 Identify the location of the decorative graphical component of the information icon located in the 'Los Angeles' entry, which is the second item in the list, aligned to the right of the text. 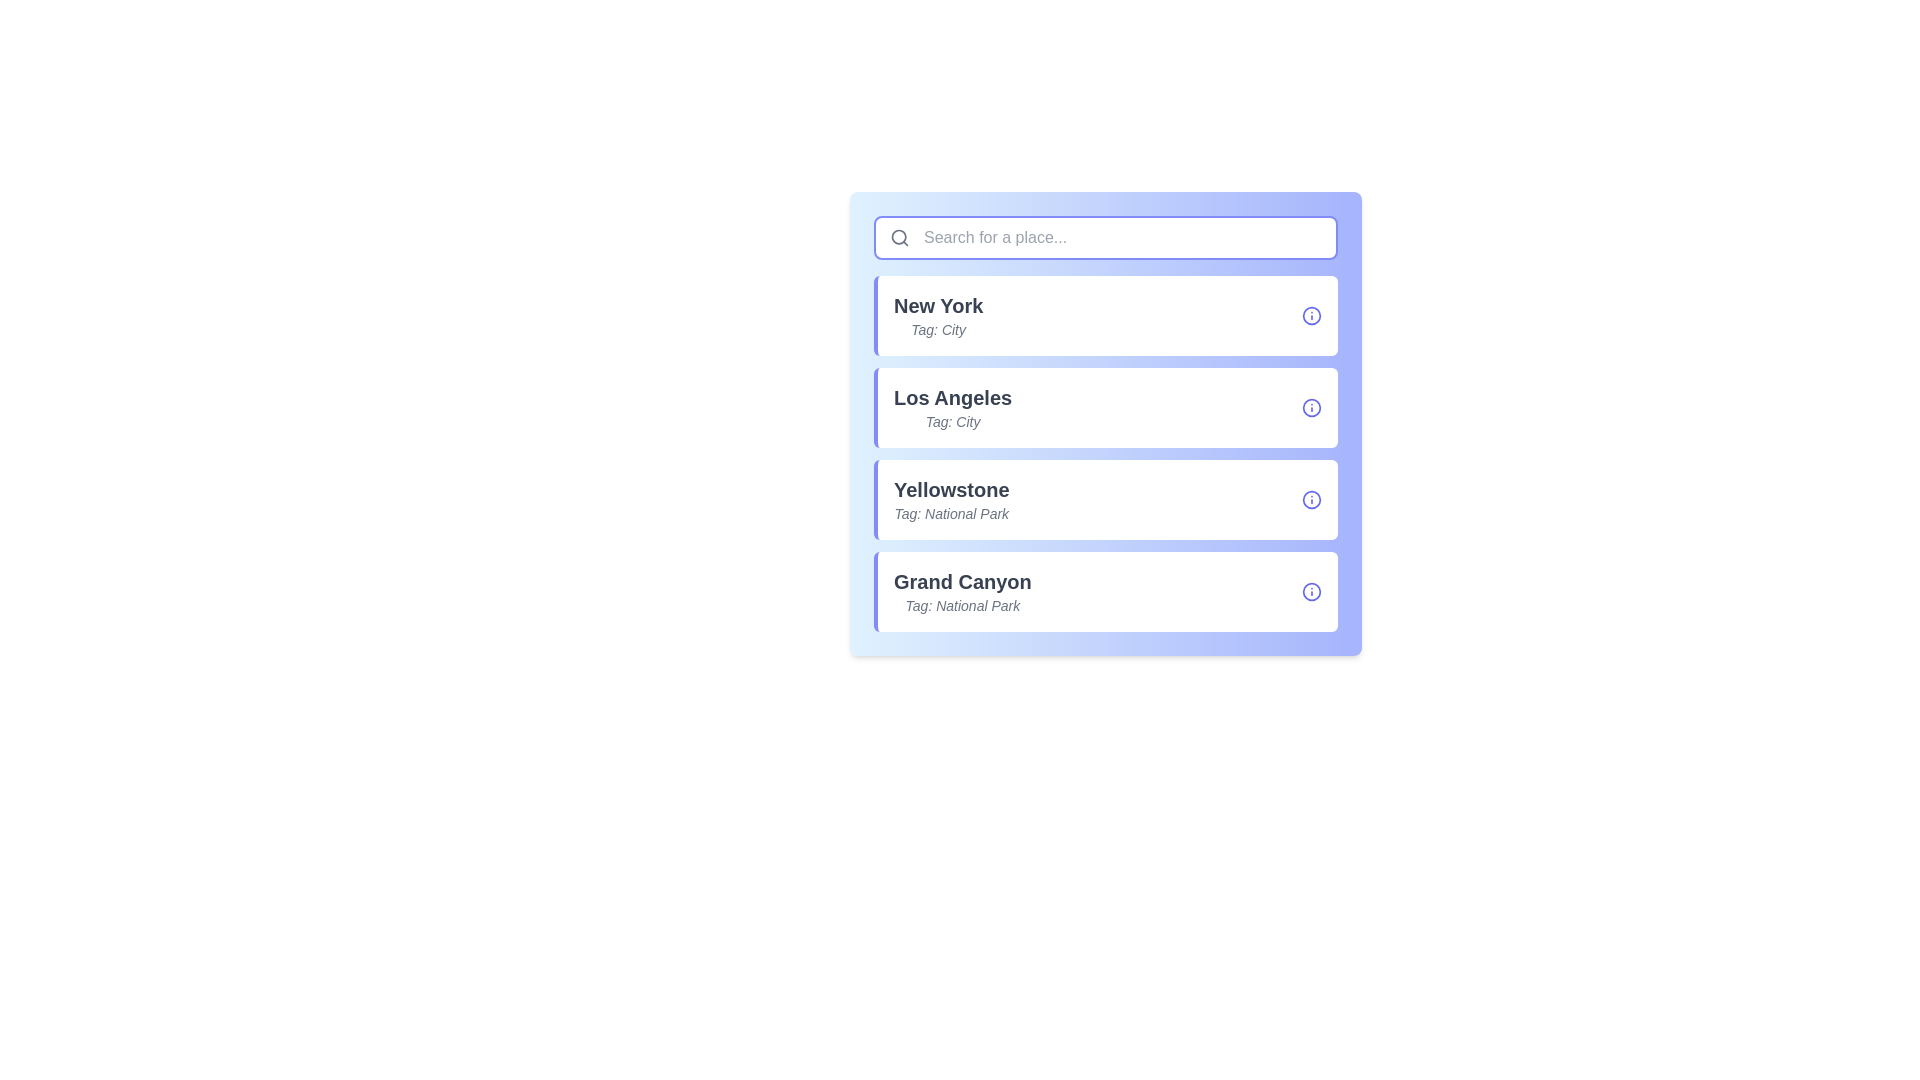
(1311, 407).